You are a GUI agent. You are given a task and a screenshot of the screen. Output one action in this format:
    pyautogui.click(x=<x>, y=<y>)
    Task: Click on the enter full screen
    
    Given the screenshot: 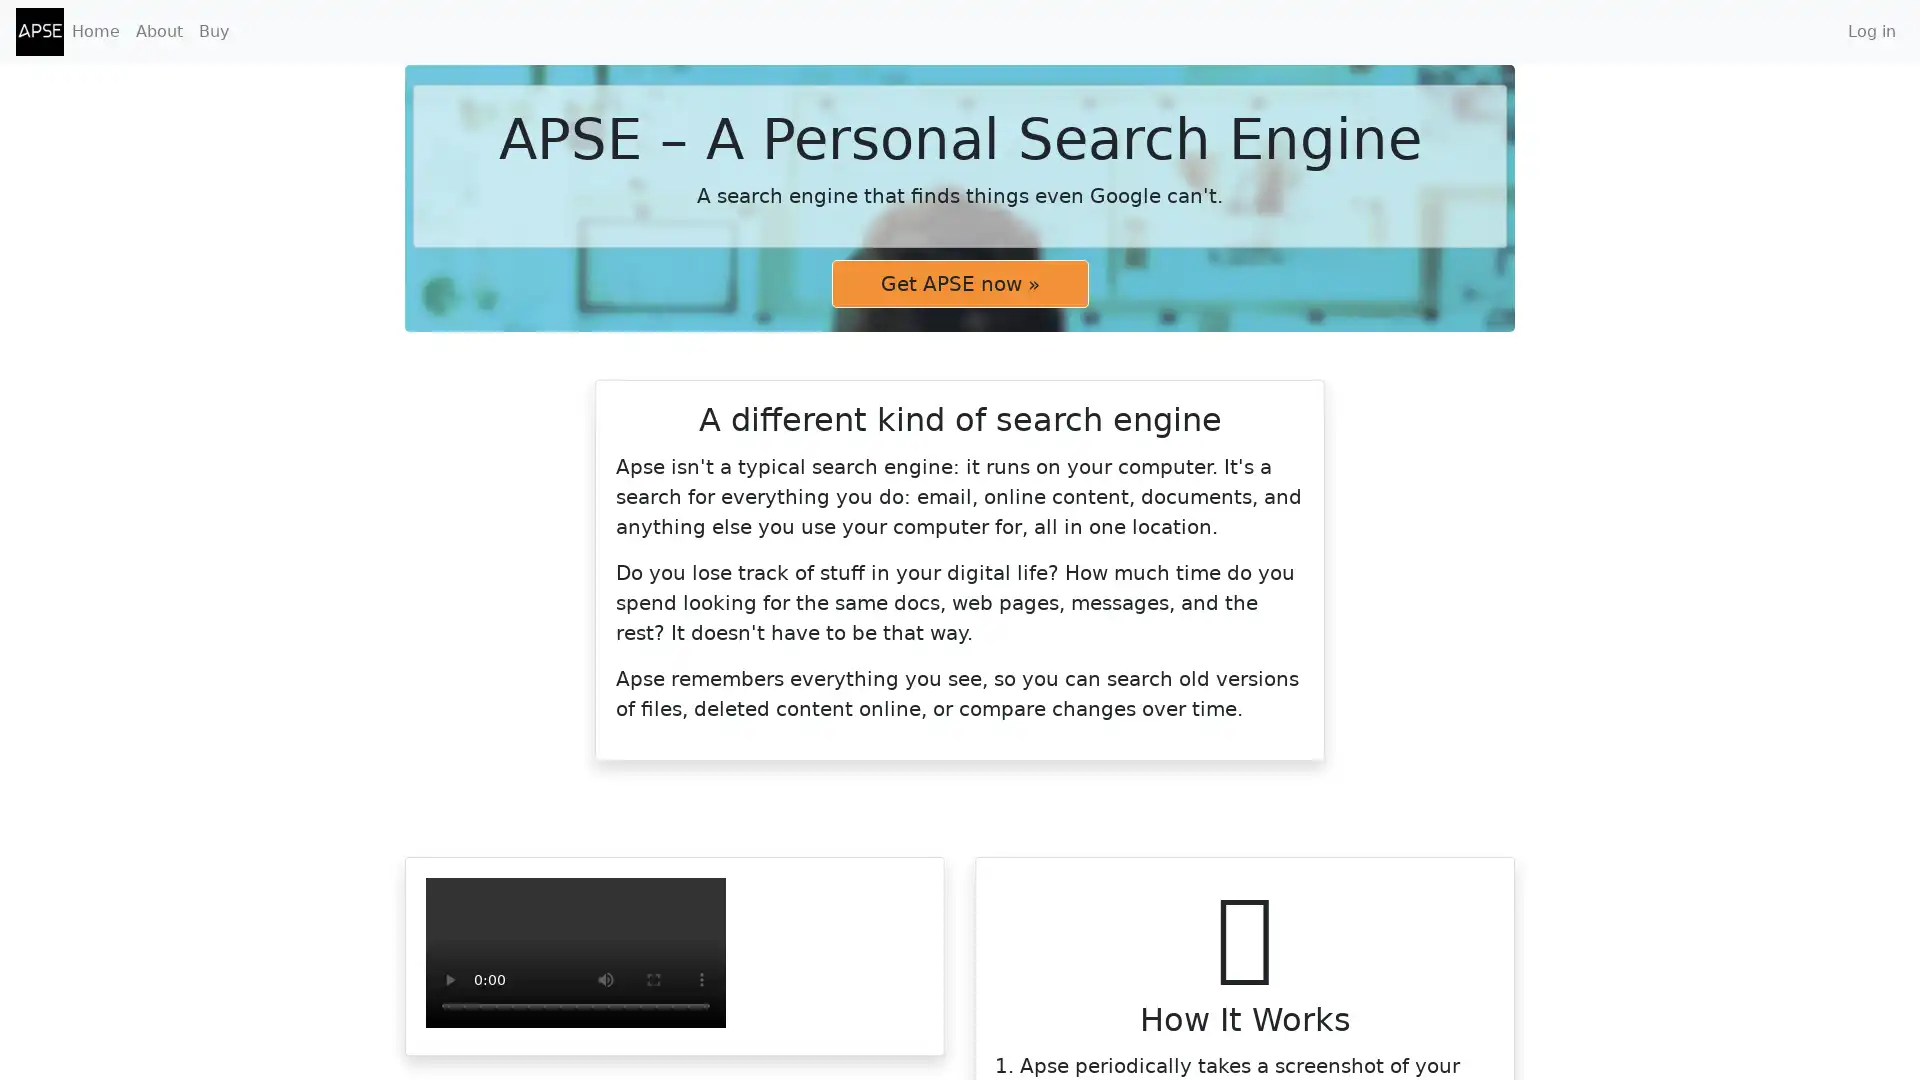 What is the action you would take?
    pyautogui.click(x=653, y=978)
    